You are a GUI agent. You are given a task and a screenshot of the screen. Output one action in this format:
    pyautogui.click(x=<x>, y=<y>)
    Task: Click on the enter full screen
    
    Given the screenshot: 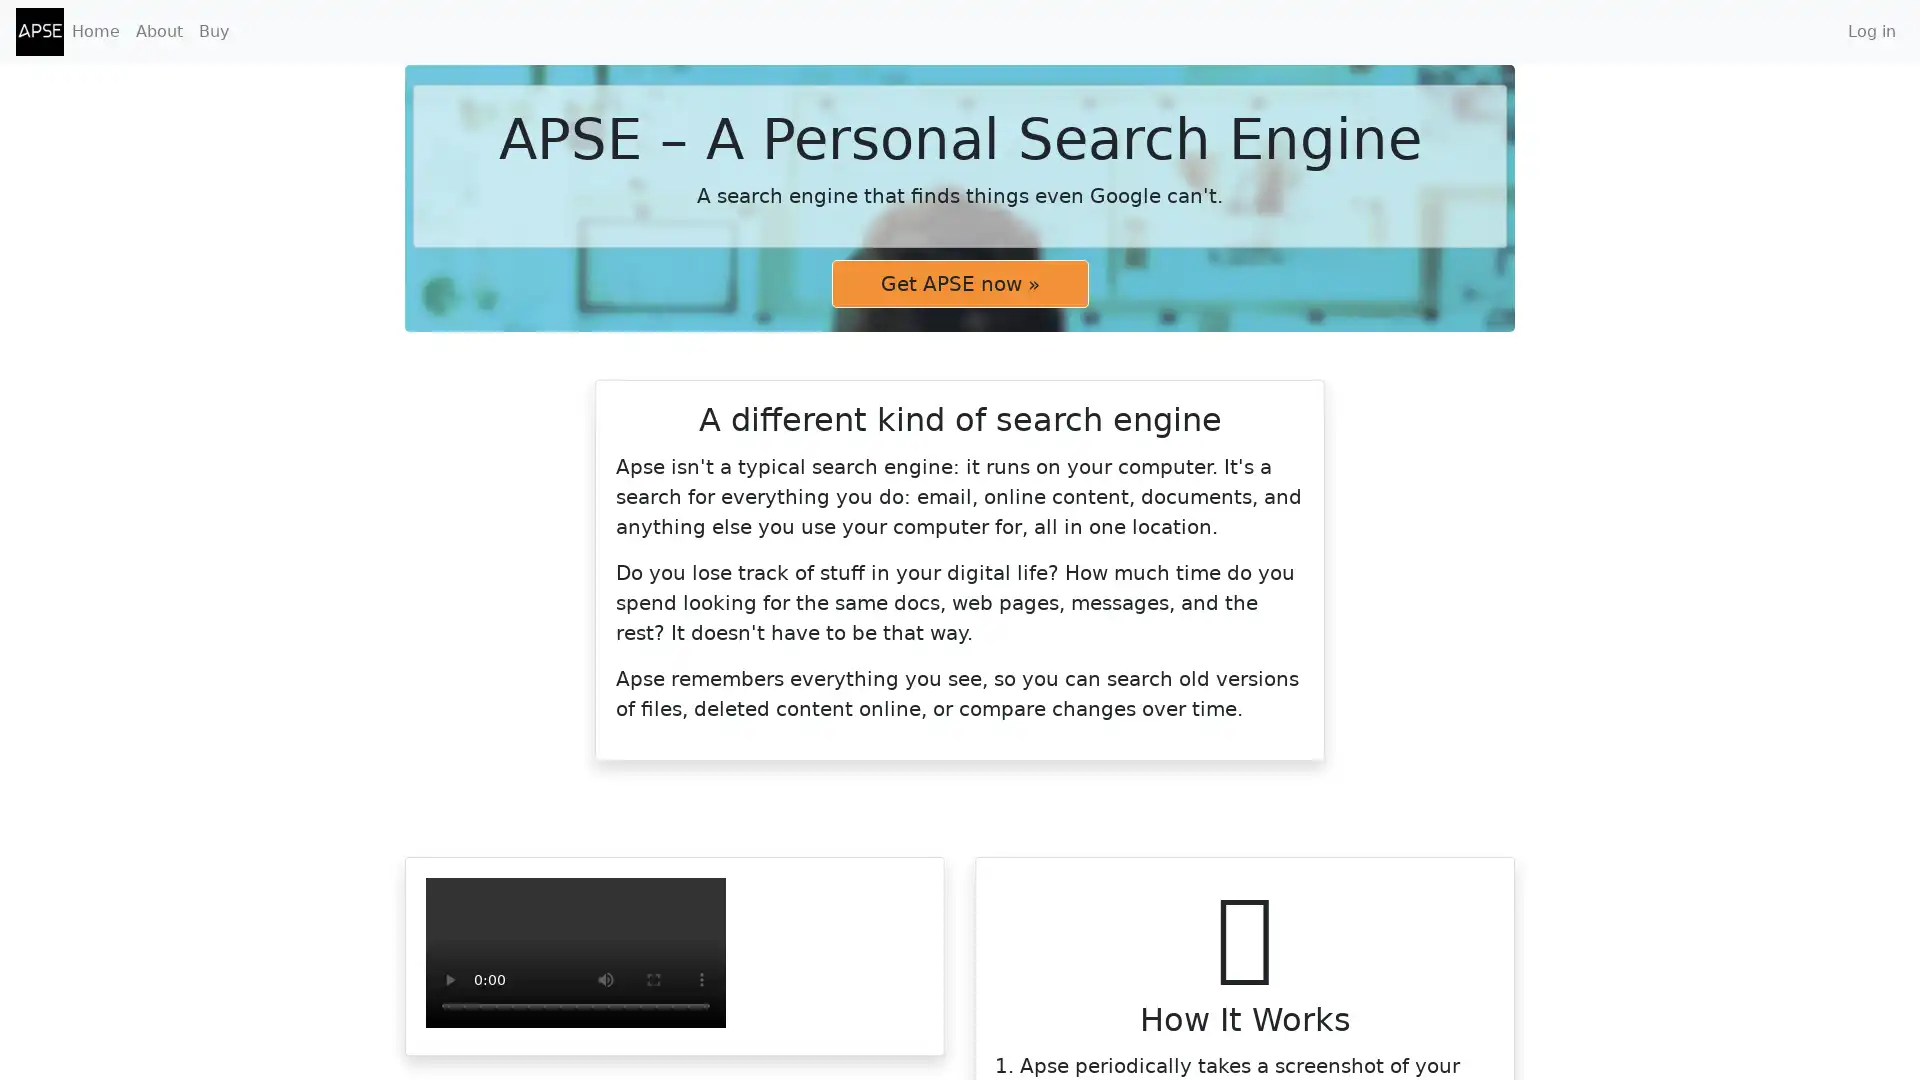 What is the action you would take?
    pyautogui.click(x=653, y=978)
    